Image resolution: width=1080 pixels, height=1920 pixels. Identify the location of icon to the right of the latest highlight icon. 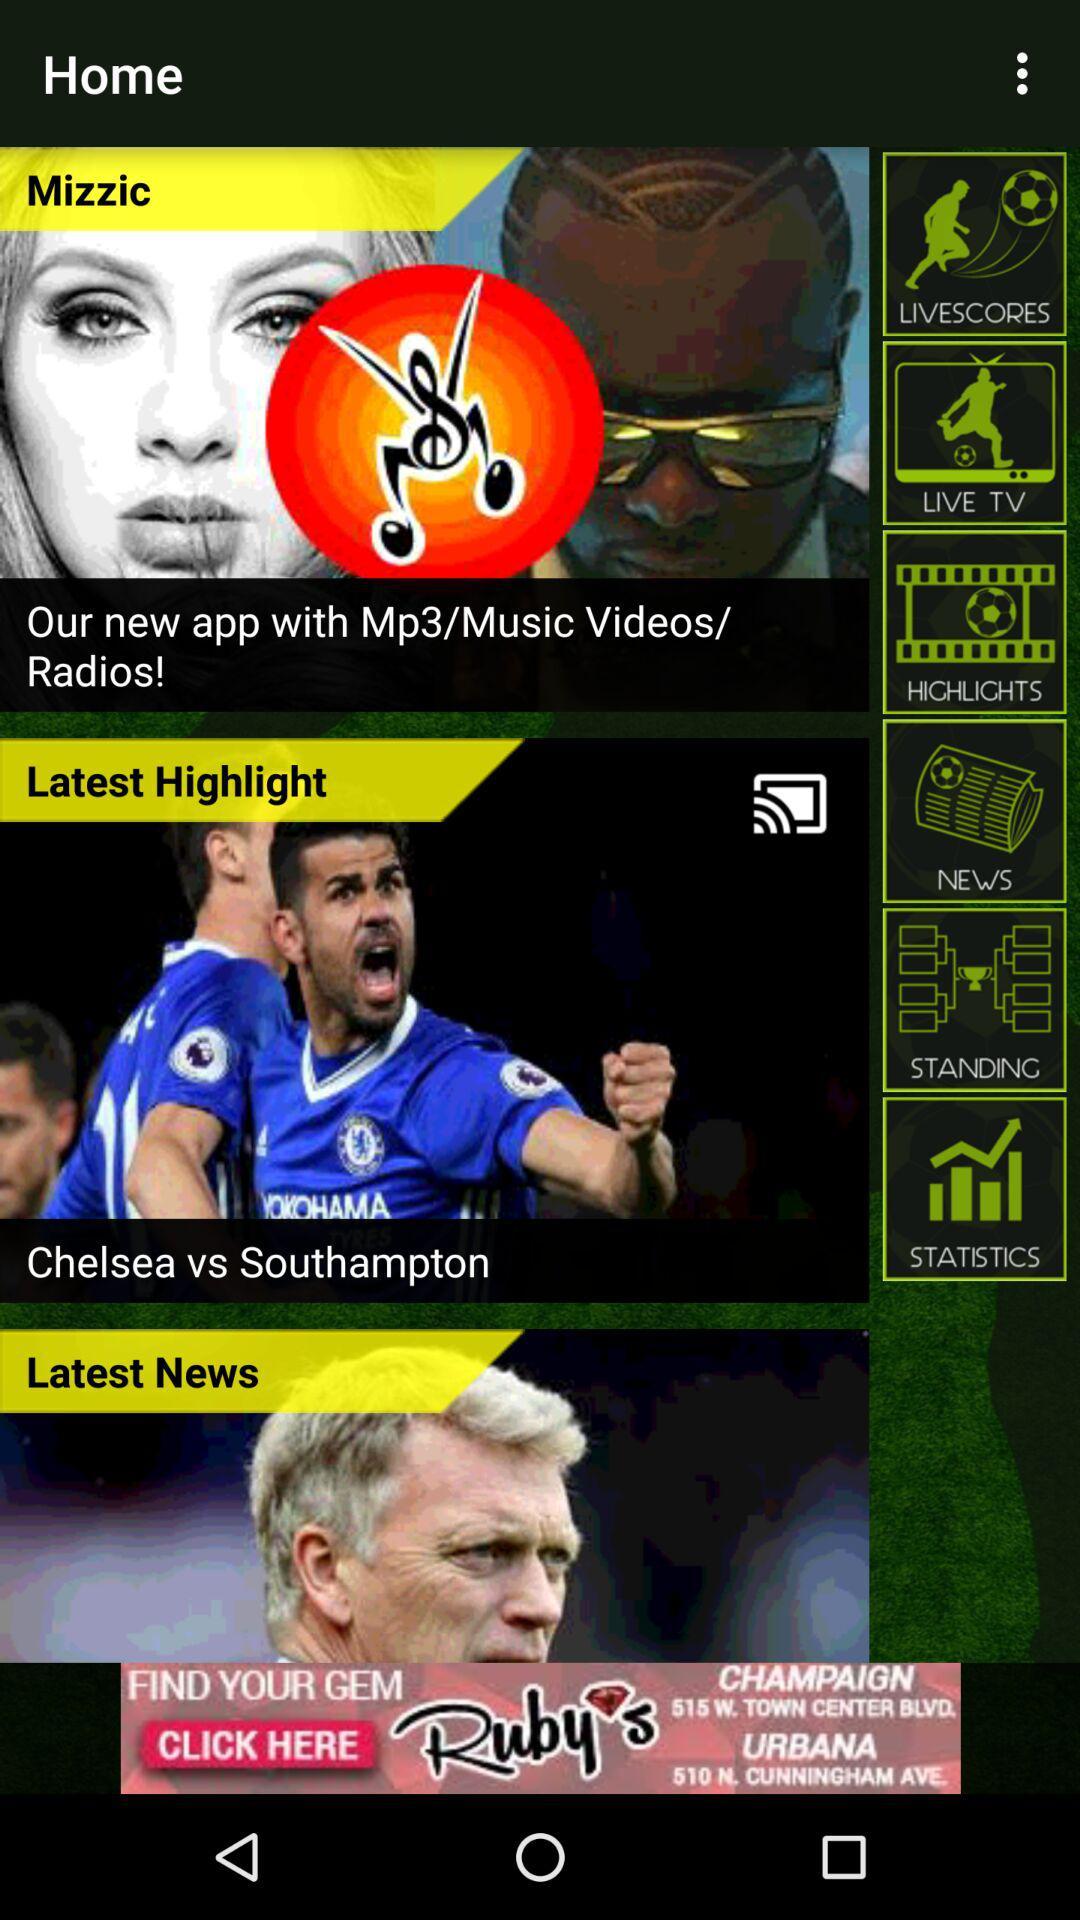
(789, 803).